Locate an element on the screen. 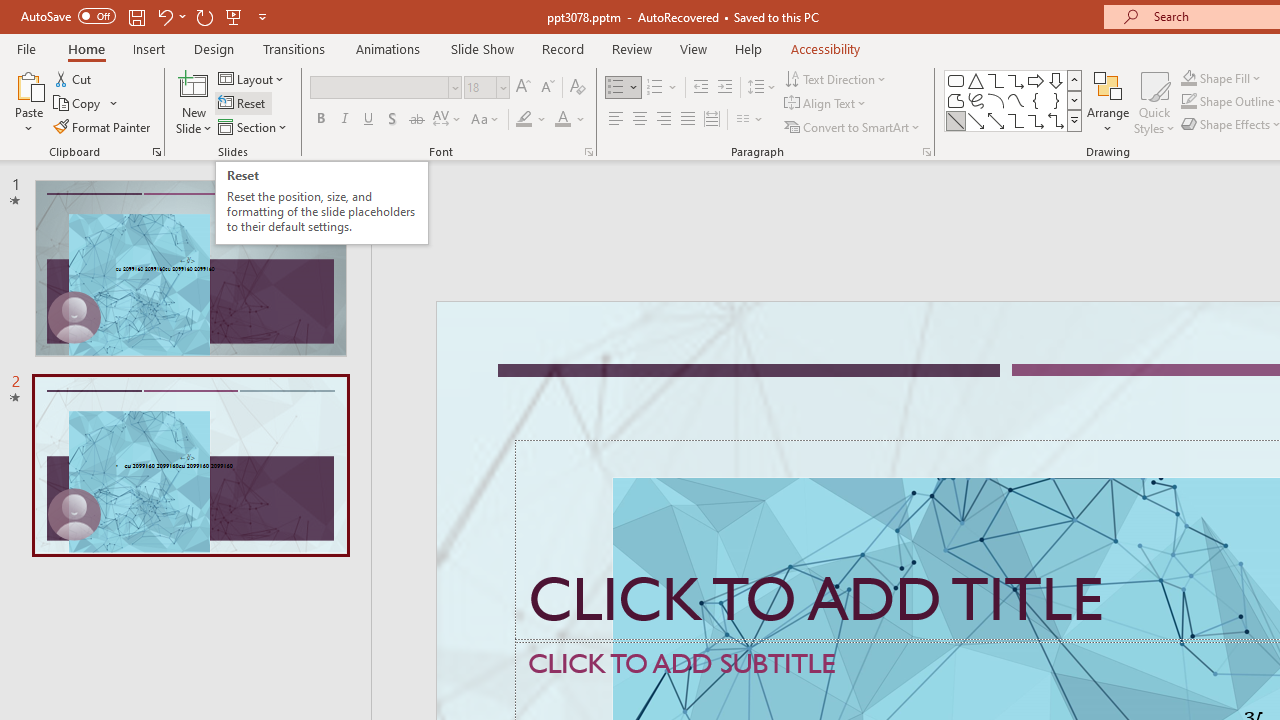 Image resolution: width=1280 pixels, height=720 pixels. 'Shape Fill' is located at coordinates (1220, 77).